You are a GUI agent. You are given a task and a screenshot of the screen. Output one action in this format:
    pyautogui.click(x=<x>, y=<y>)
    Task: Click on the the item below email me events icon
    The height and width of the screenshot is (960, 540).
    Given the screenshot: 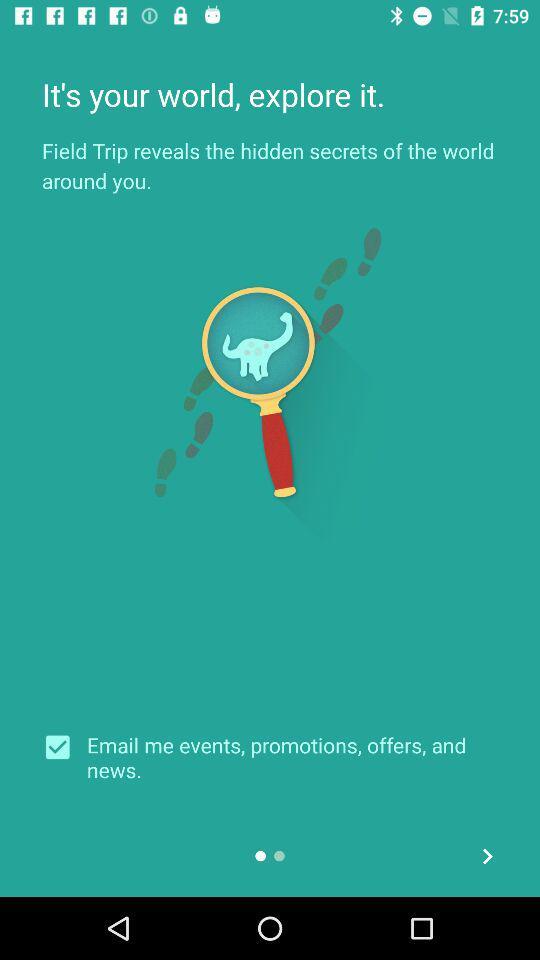 What is the action you would take?
    pyautogui.click(x=486, y=855)
    